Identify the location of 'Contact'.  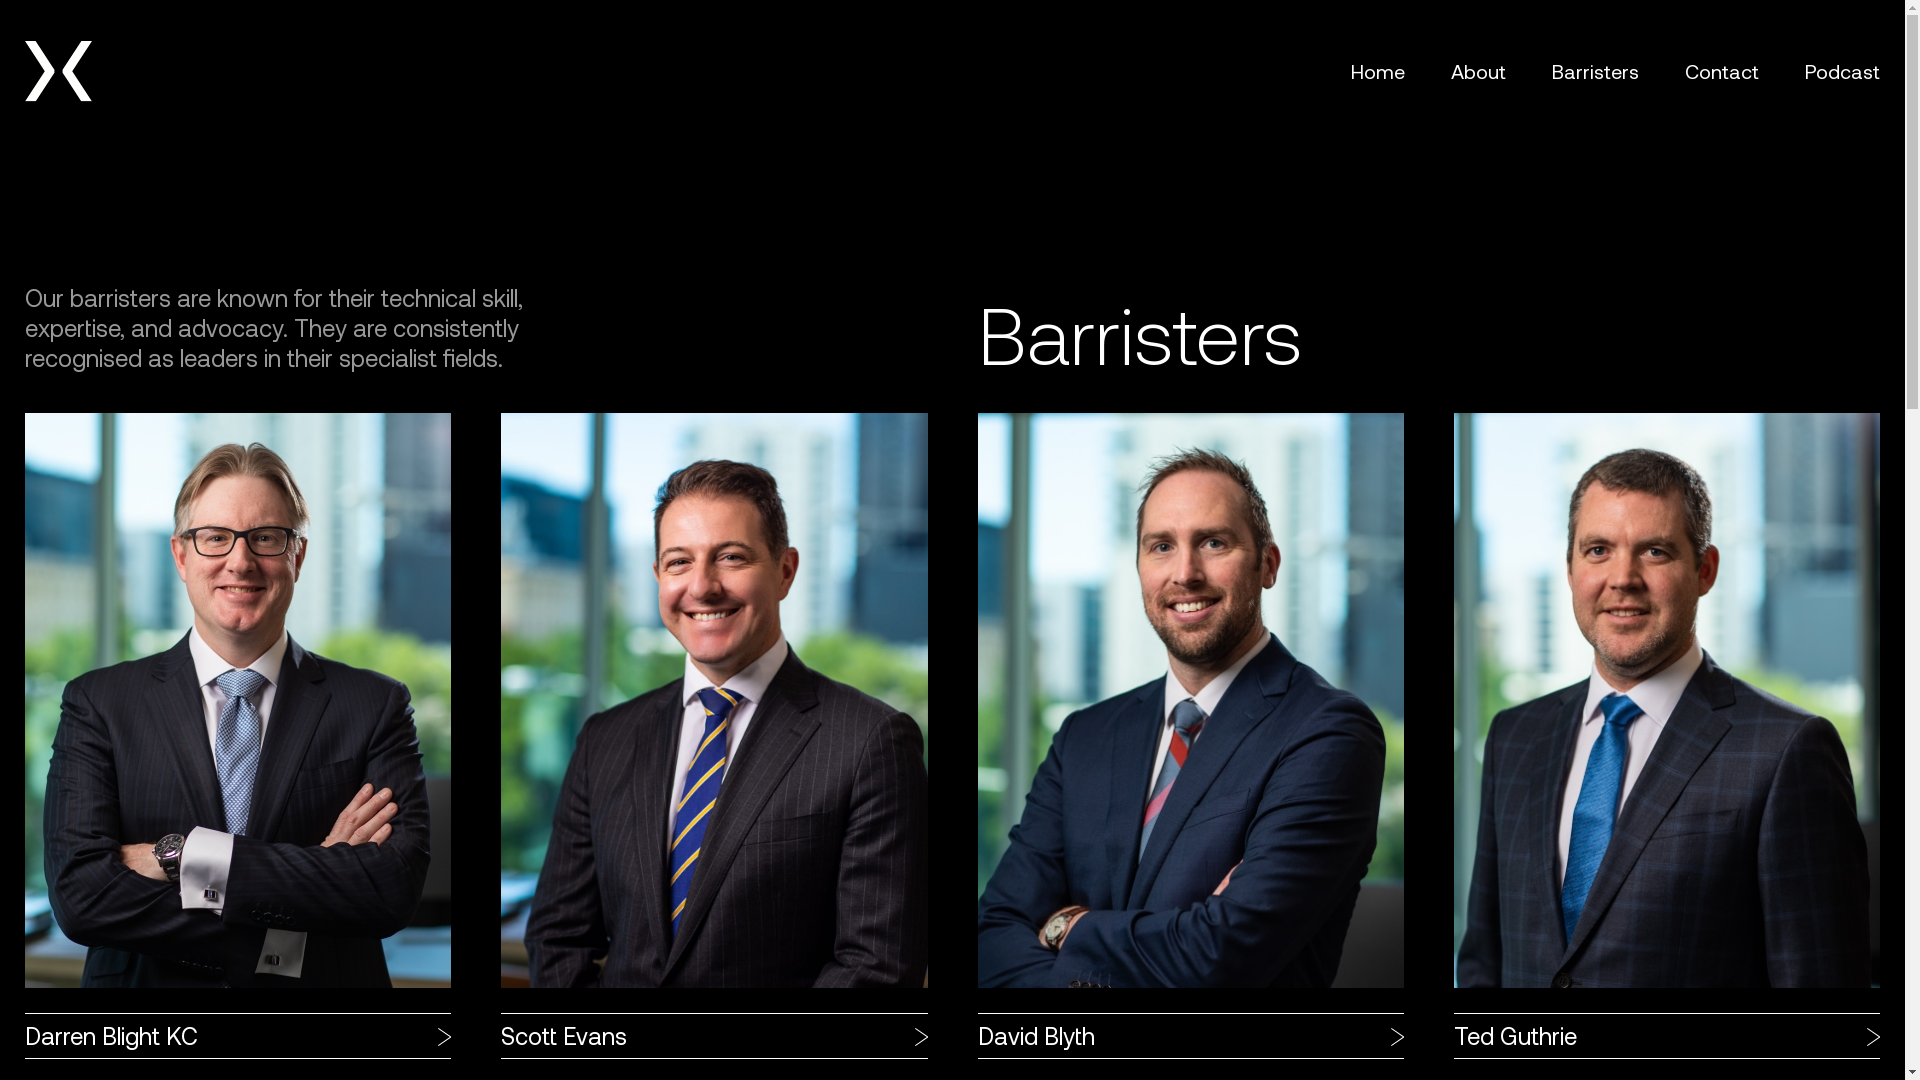
(1721, 69).